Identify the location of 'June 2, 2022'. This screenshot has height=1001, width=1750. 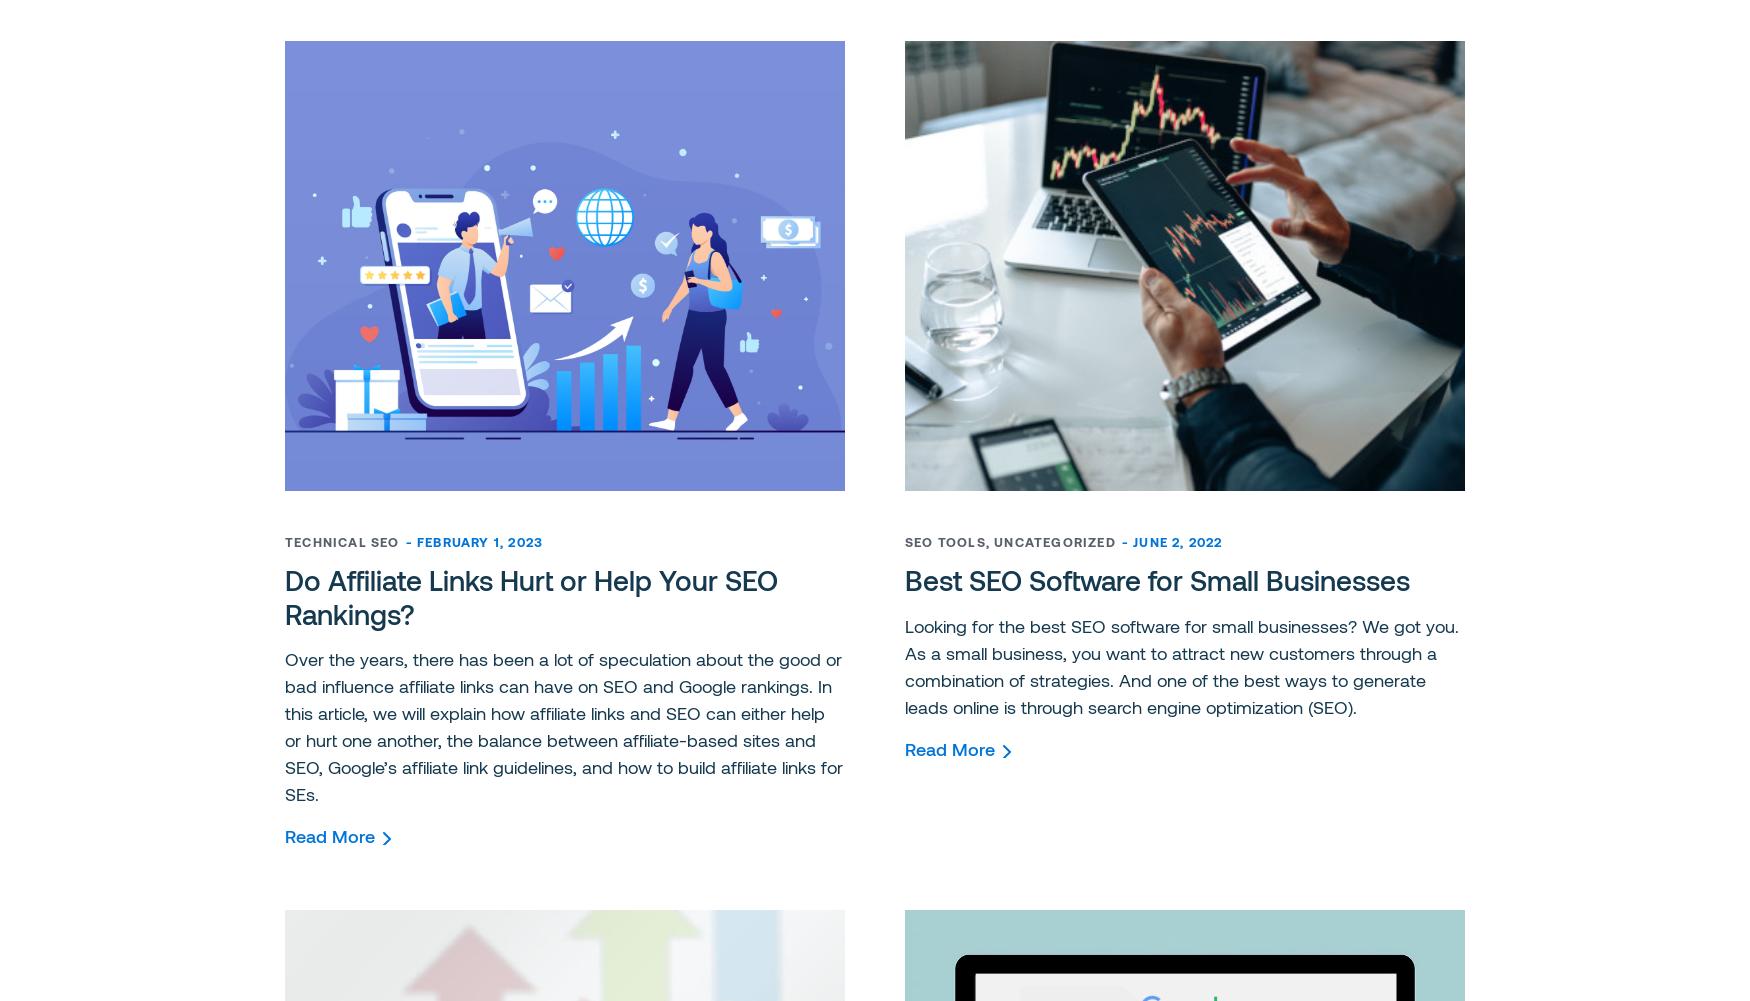
(1176, 541).